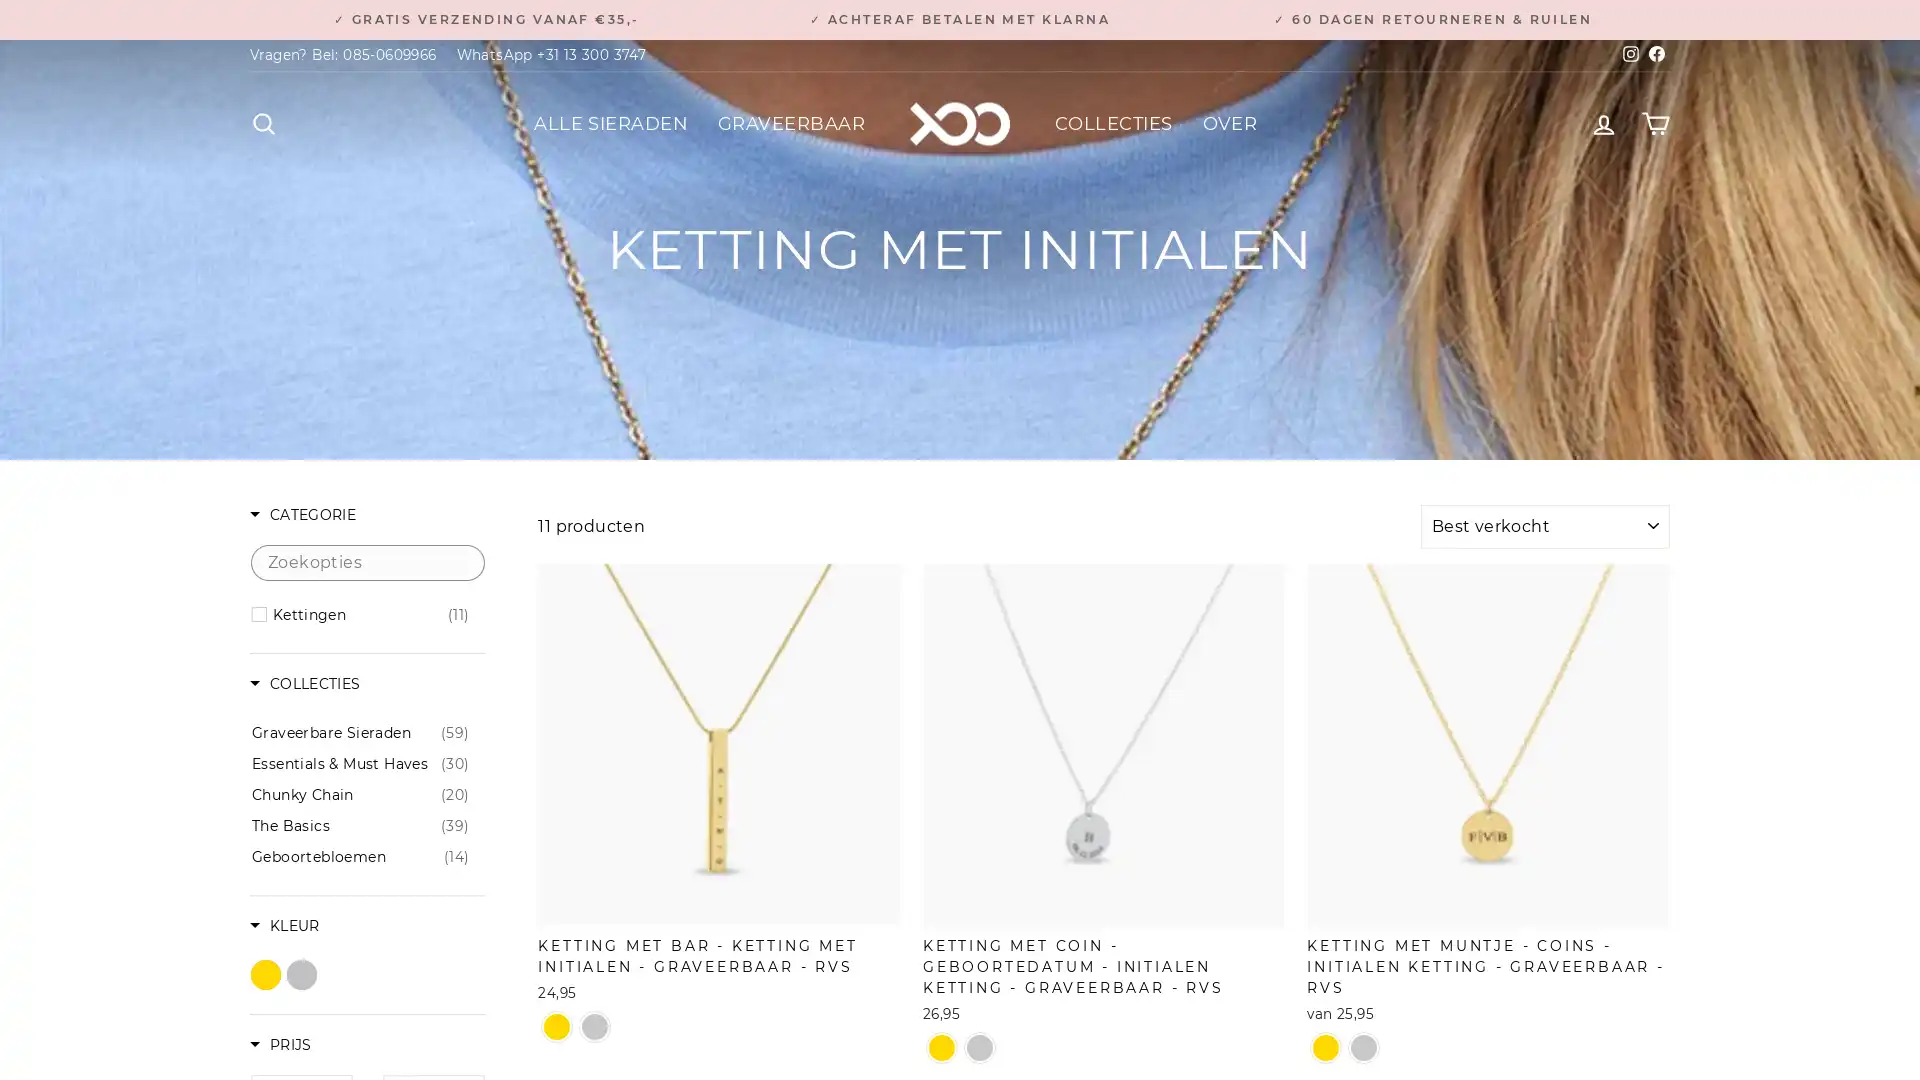 The image size is (1920, 1080). Describe the element at coordinates (283, 927) in the screenshot. I see `Filter by Kleur` at that location.